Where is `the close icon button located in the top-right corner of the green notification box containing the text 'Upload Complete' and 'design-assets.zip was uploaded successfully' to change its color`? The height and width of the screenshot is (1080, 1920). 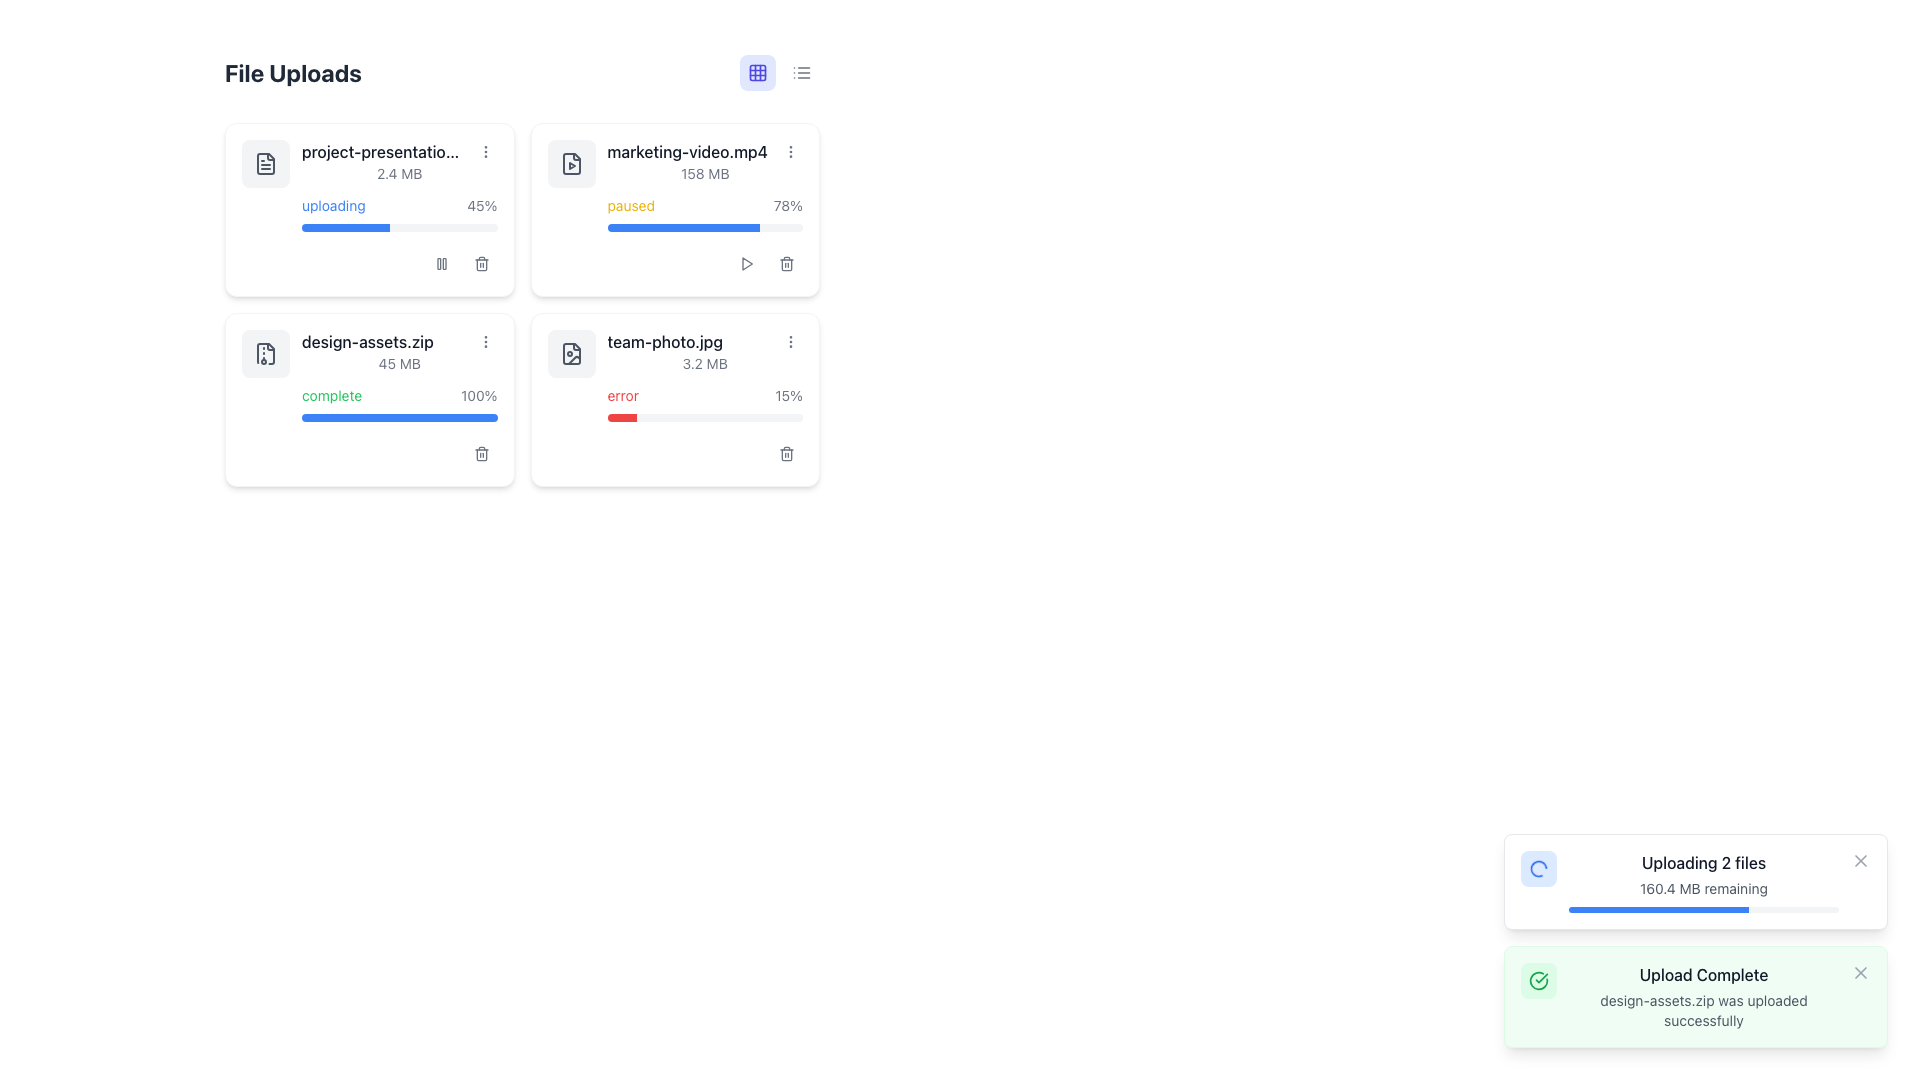
the close icon button located in the top-right corner of the green notification box containing the text 'Upload Complete' and 'design-assets.zip was uploaded successfully' to change its color is located at coordinates (1860, 971).